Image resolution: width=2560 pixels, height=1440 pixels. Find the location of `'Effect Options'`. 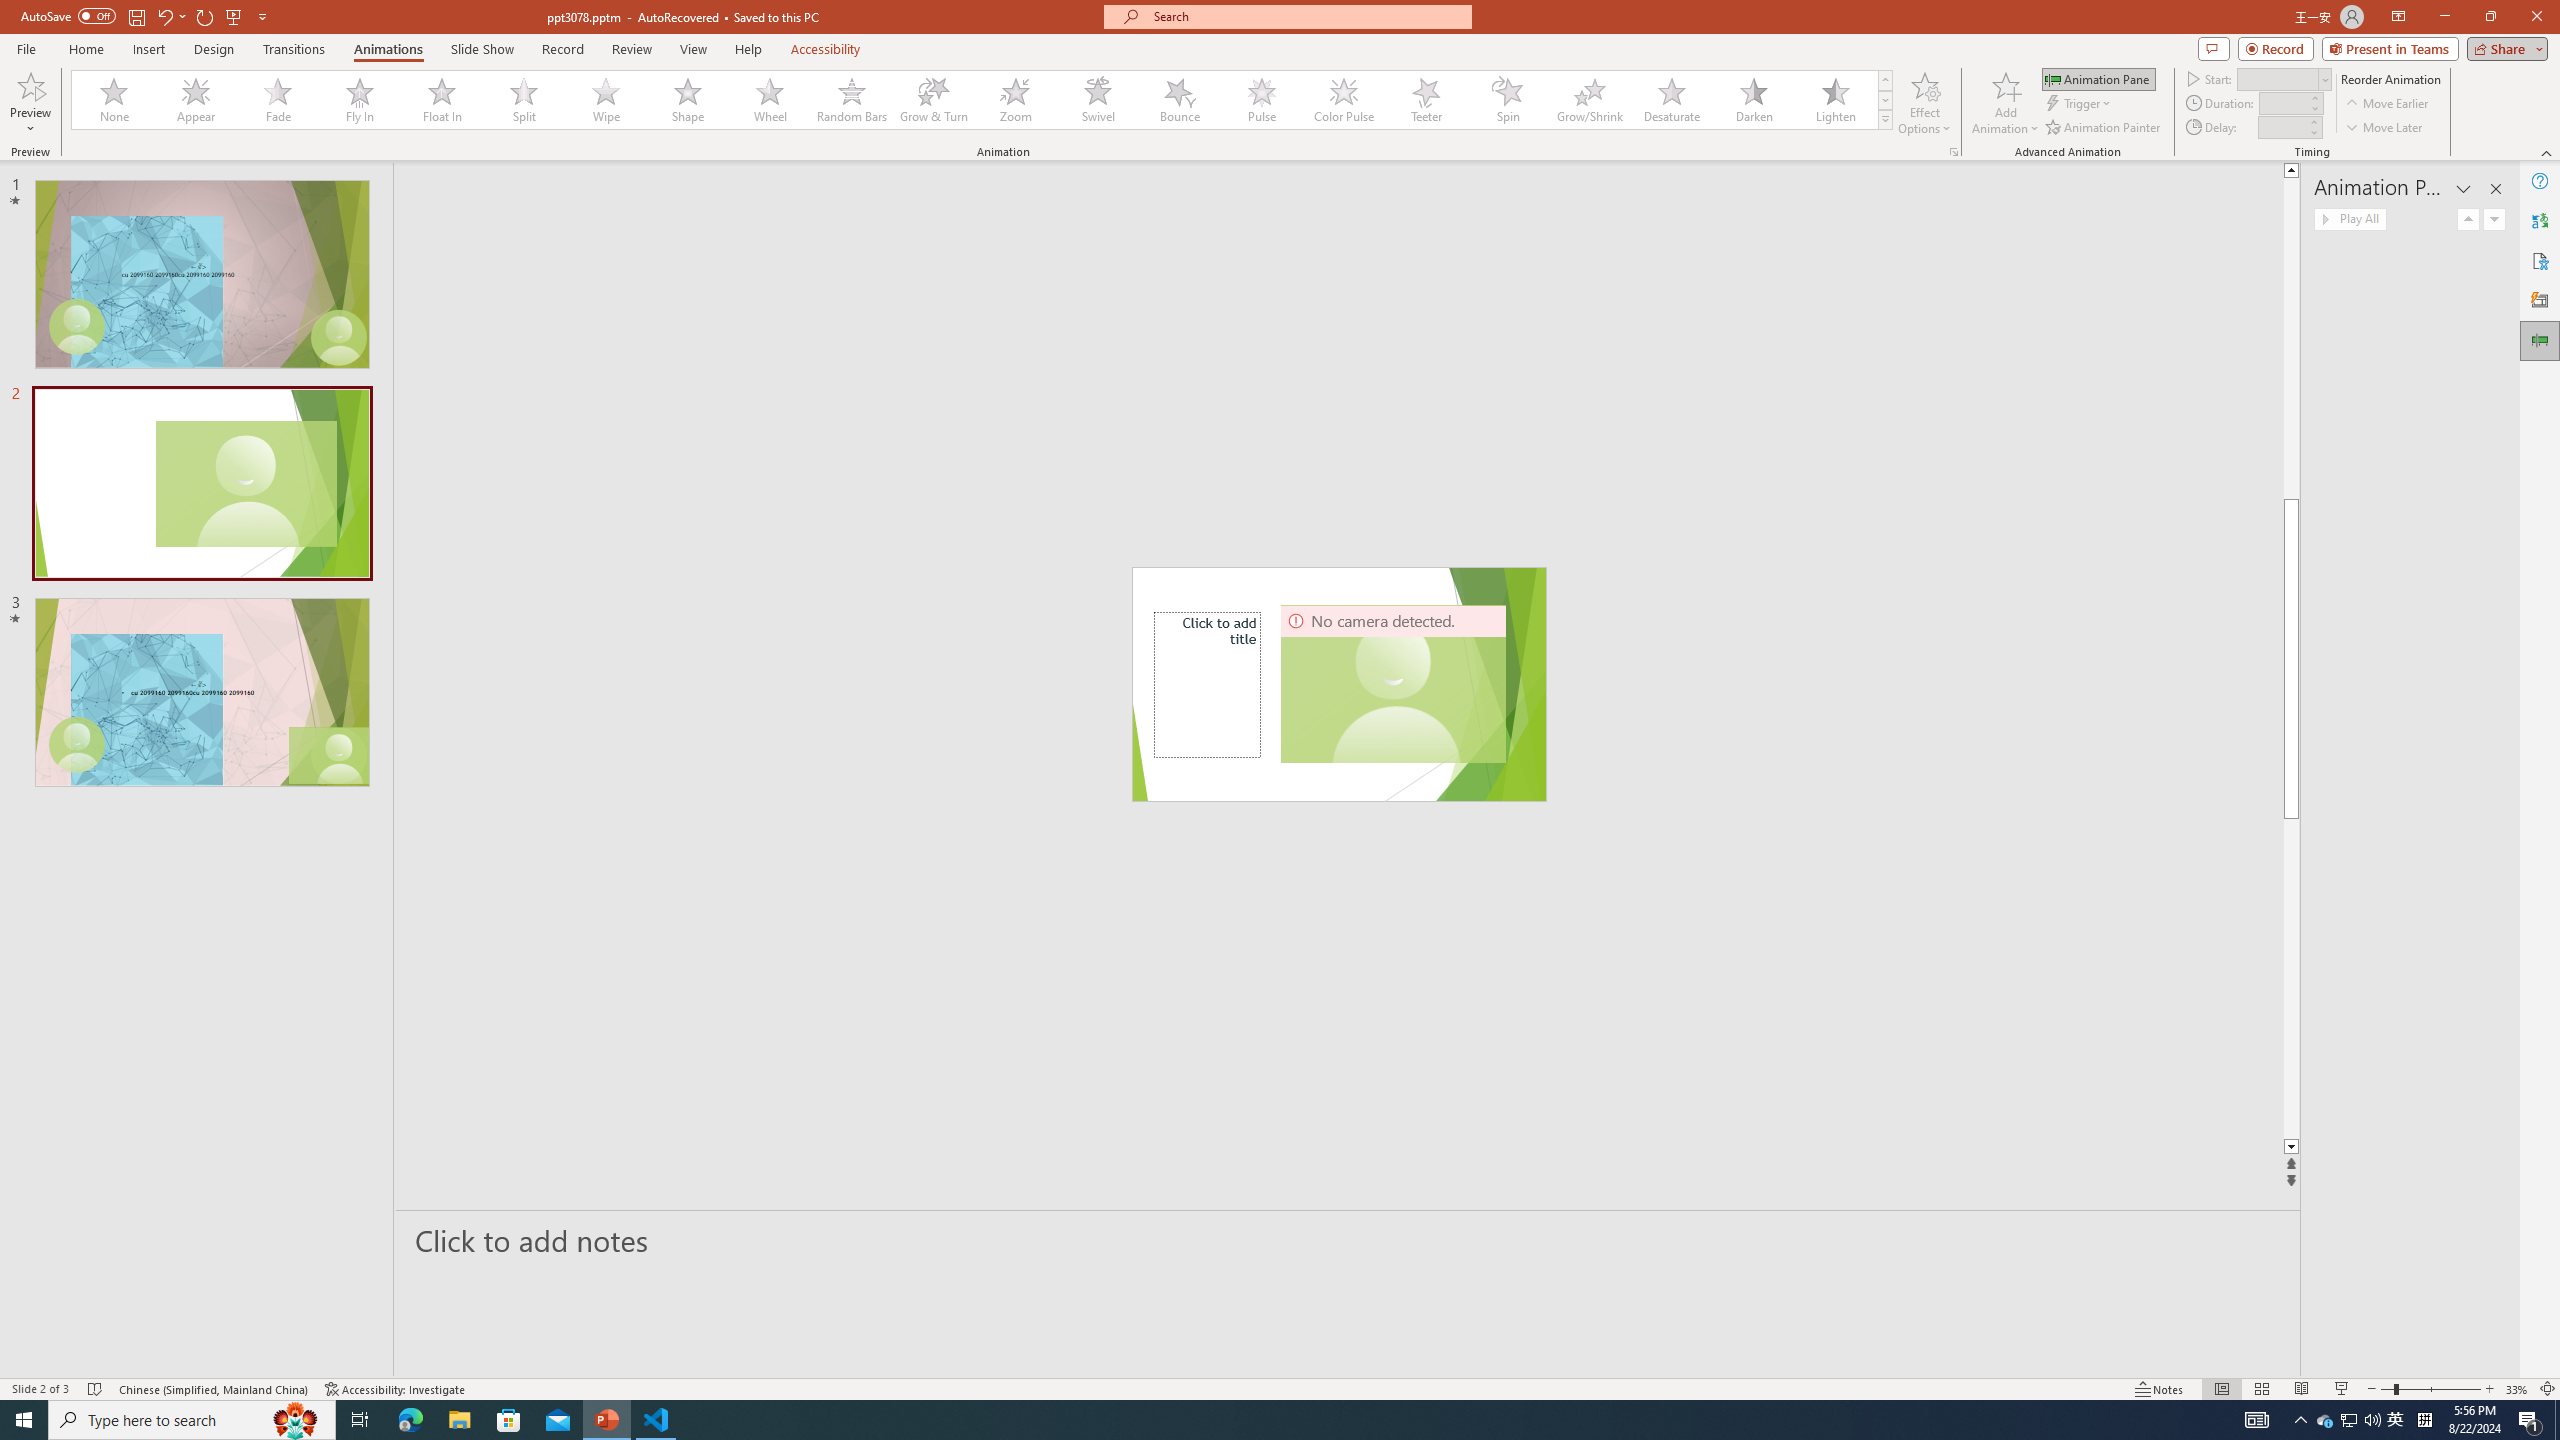

'Effect Options' is located at coordinates (1924, 103).